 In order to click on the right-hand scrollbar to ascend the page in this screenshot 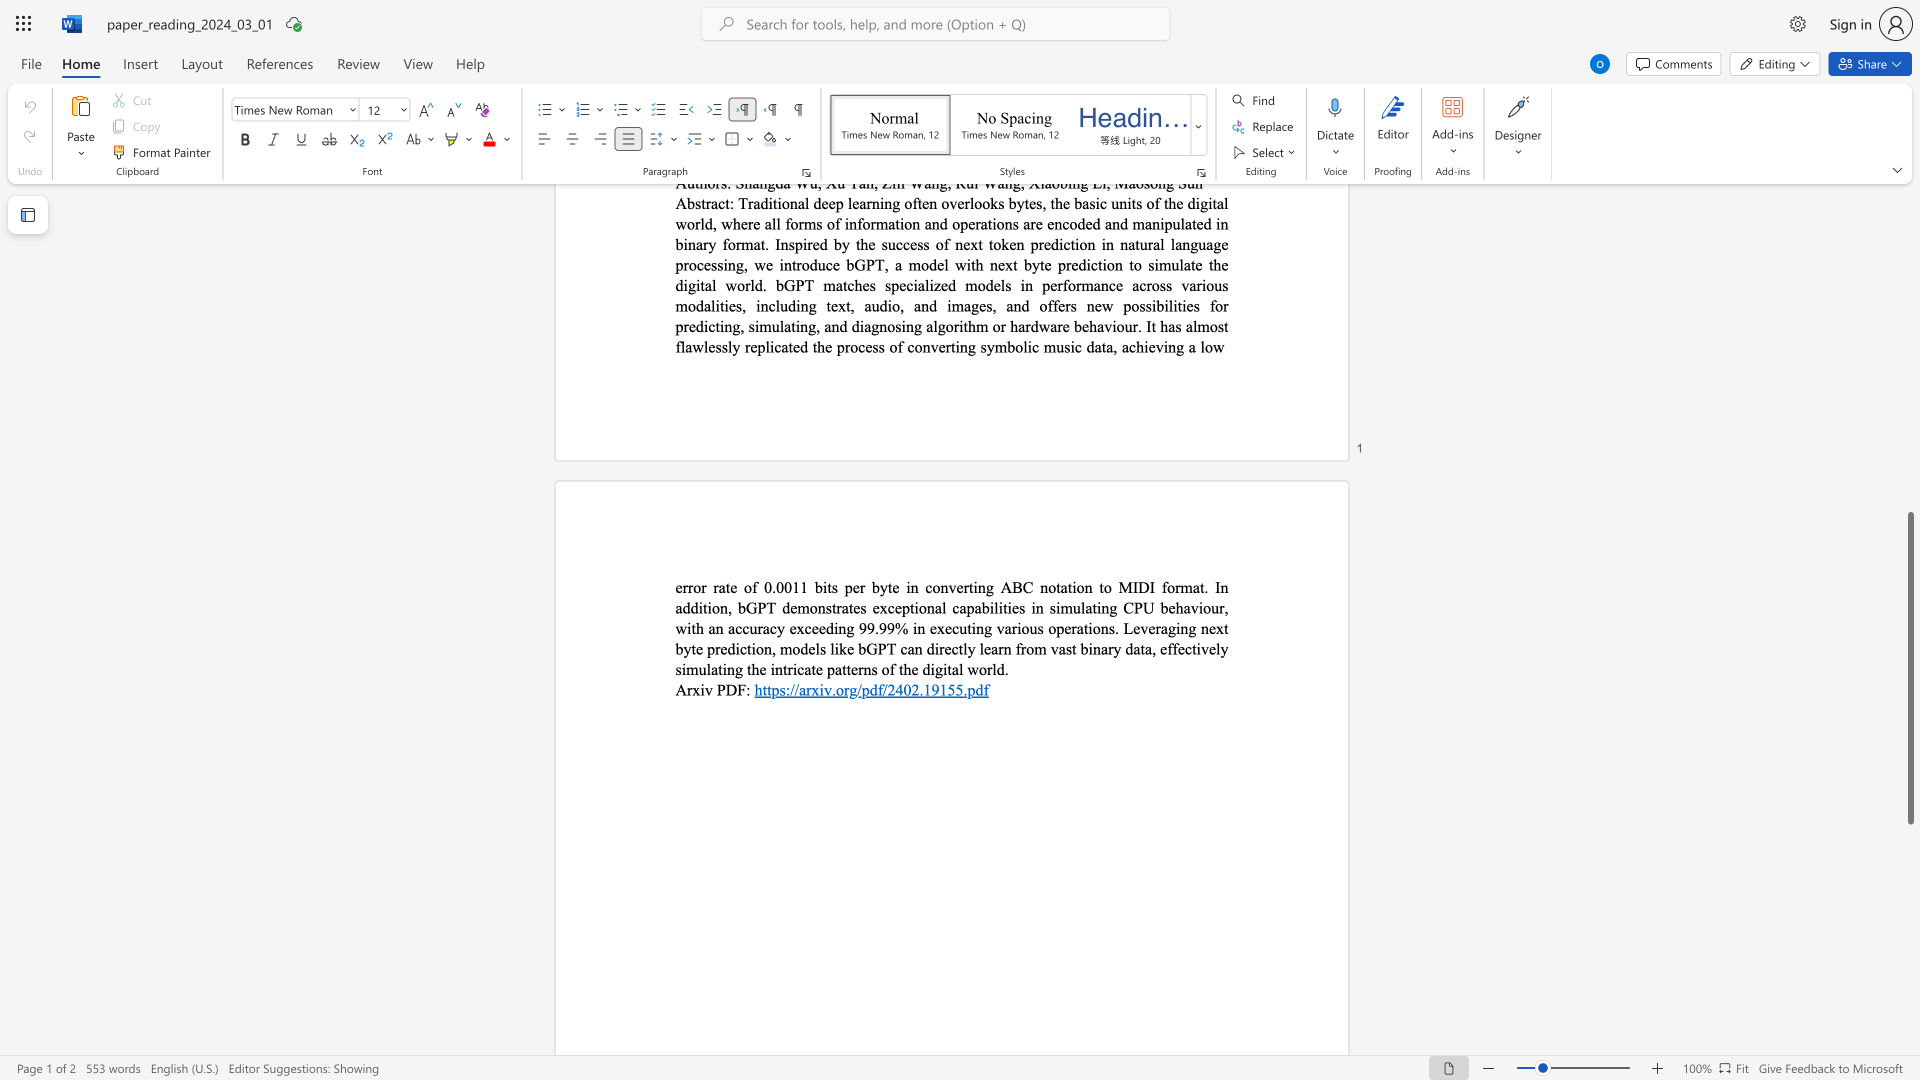, I will do `click(1909, 459)`.